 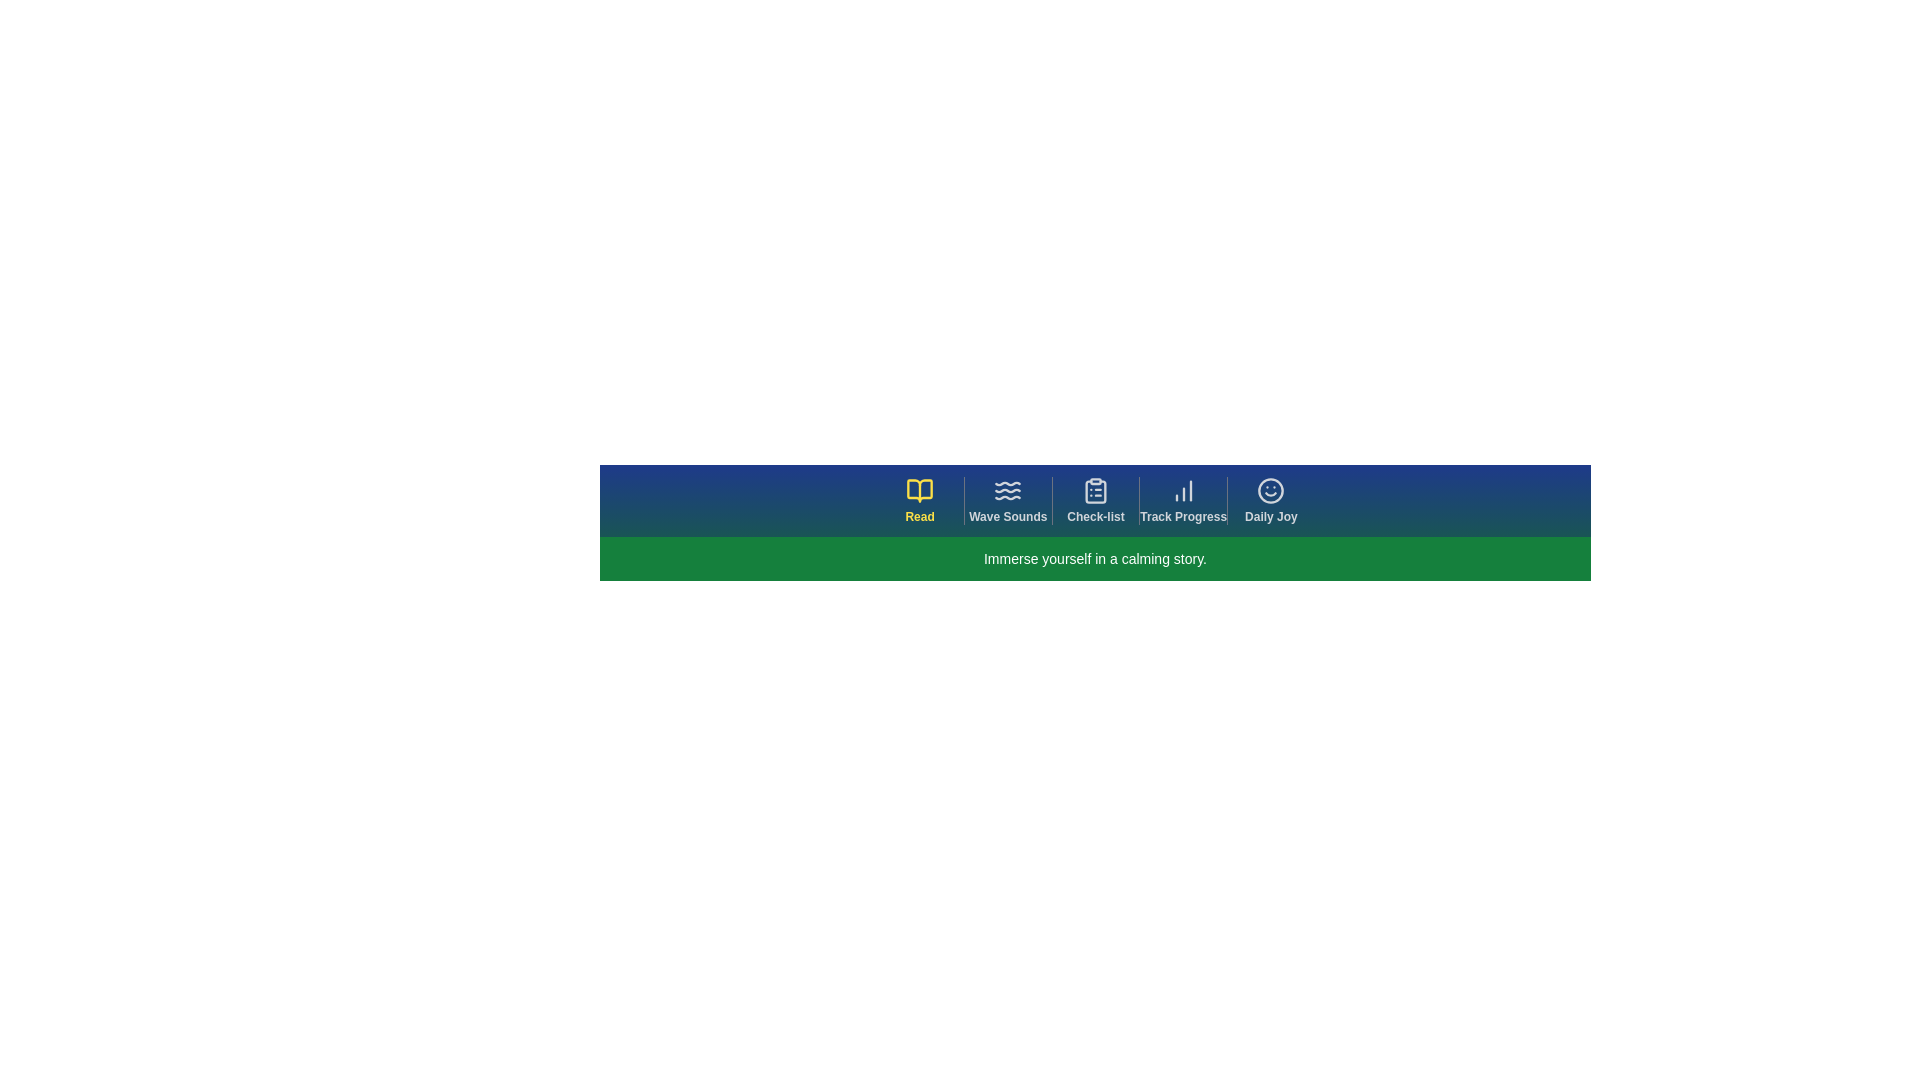 I want to click on the navigation tab labeled Check-list to observe visual feedback, so click(x=1094, y=500).